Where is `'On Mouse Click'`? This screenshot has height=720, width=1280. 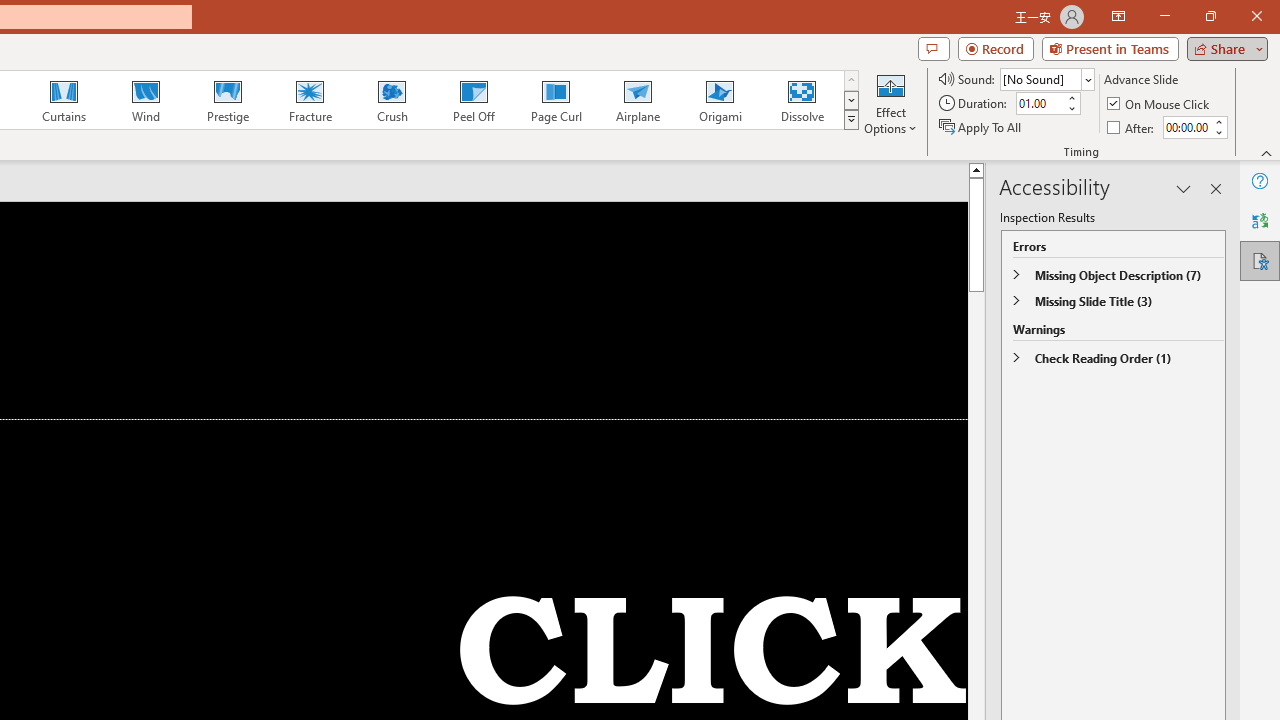 'On Mouse Click' is located at coordinates (1159, 103).